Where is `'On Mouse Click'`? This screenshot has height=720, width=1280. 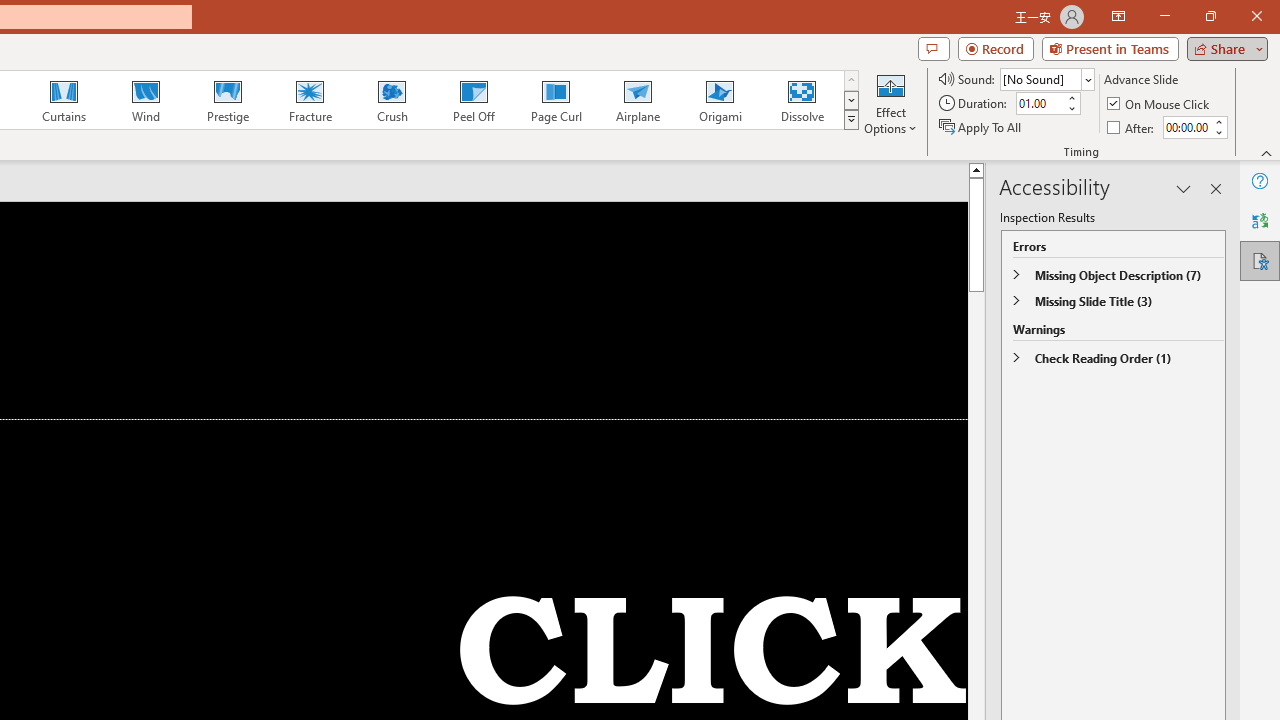 'On Mouse Click' is located at coordinates (1159, 103).